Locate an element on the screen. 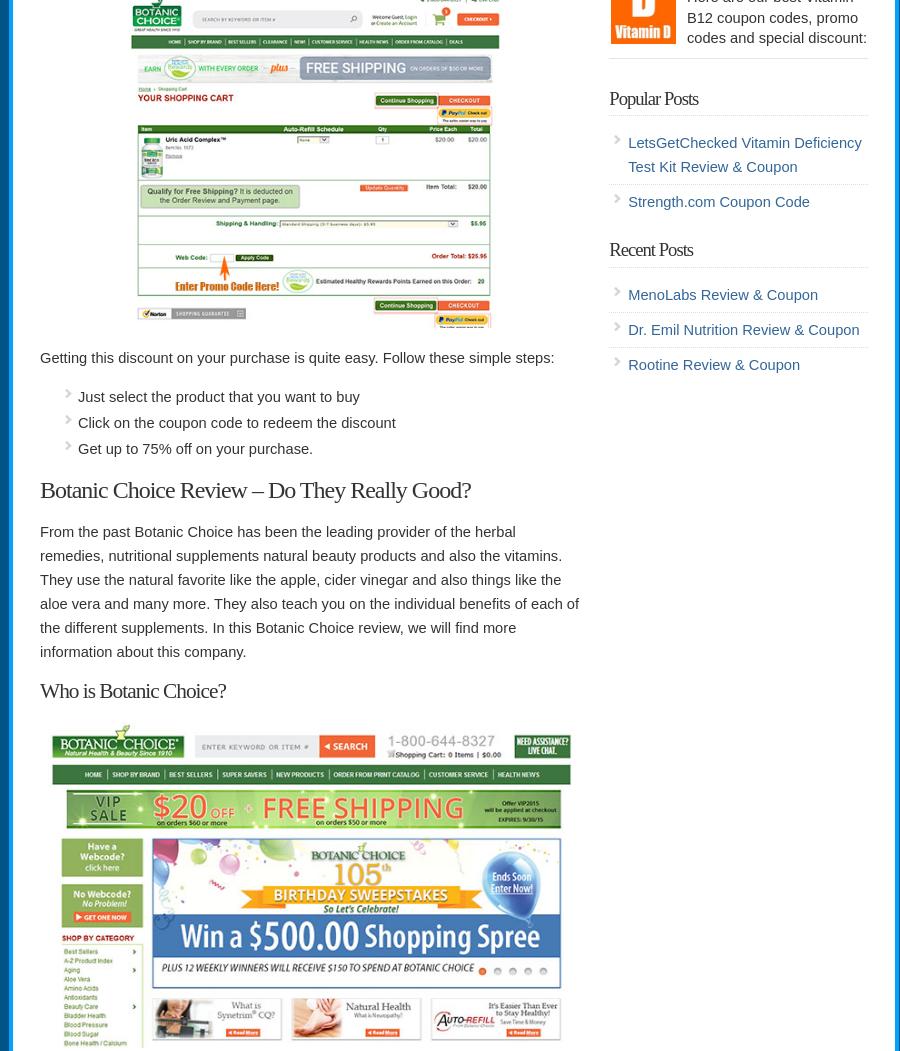  'Get up to 75% off on your purchase.' is located at coordinates (195, 447).